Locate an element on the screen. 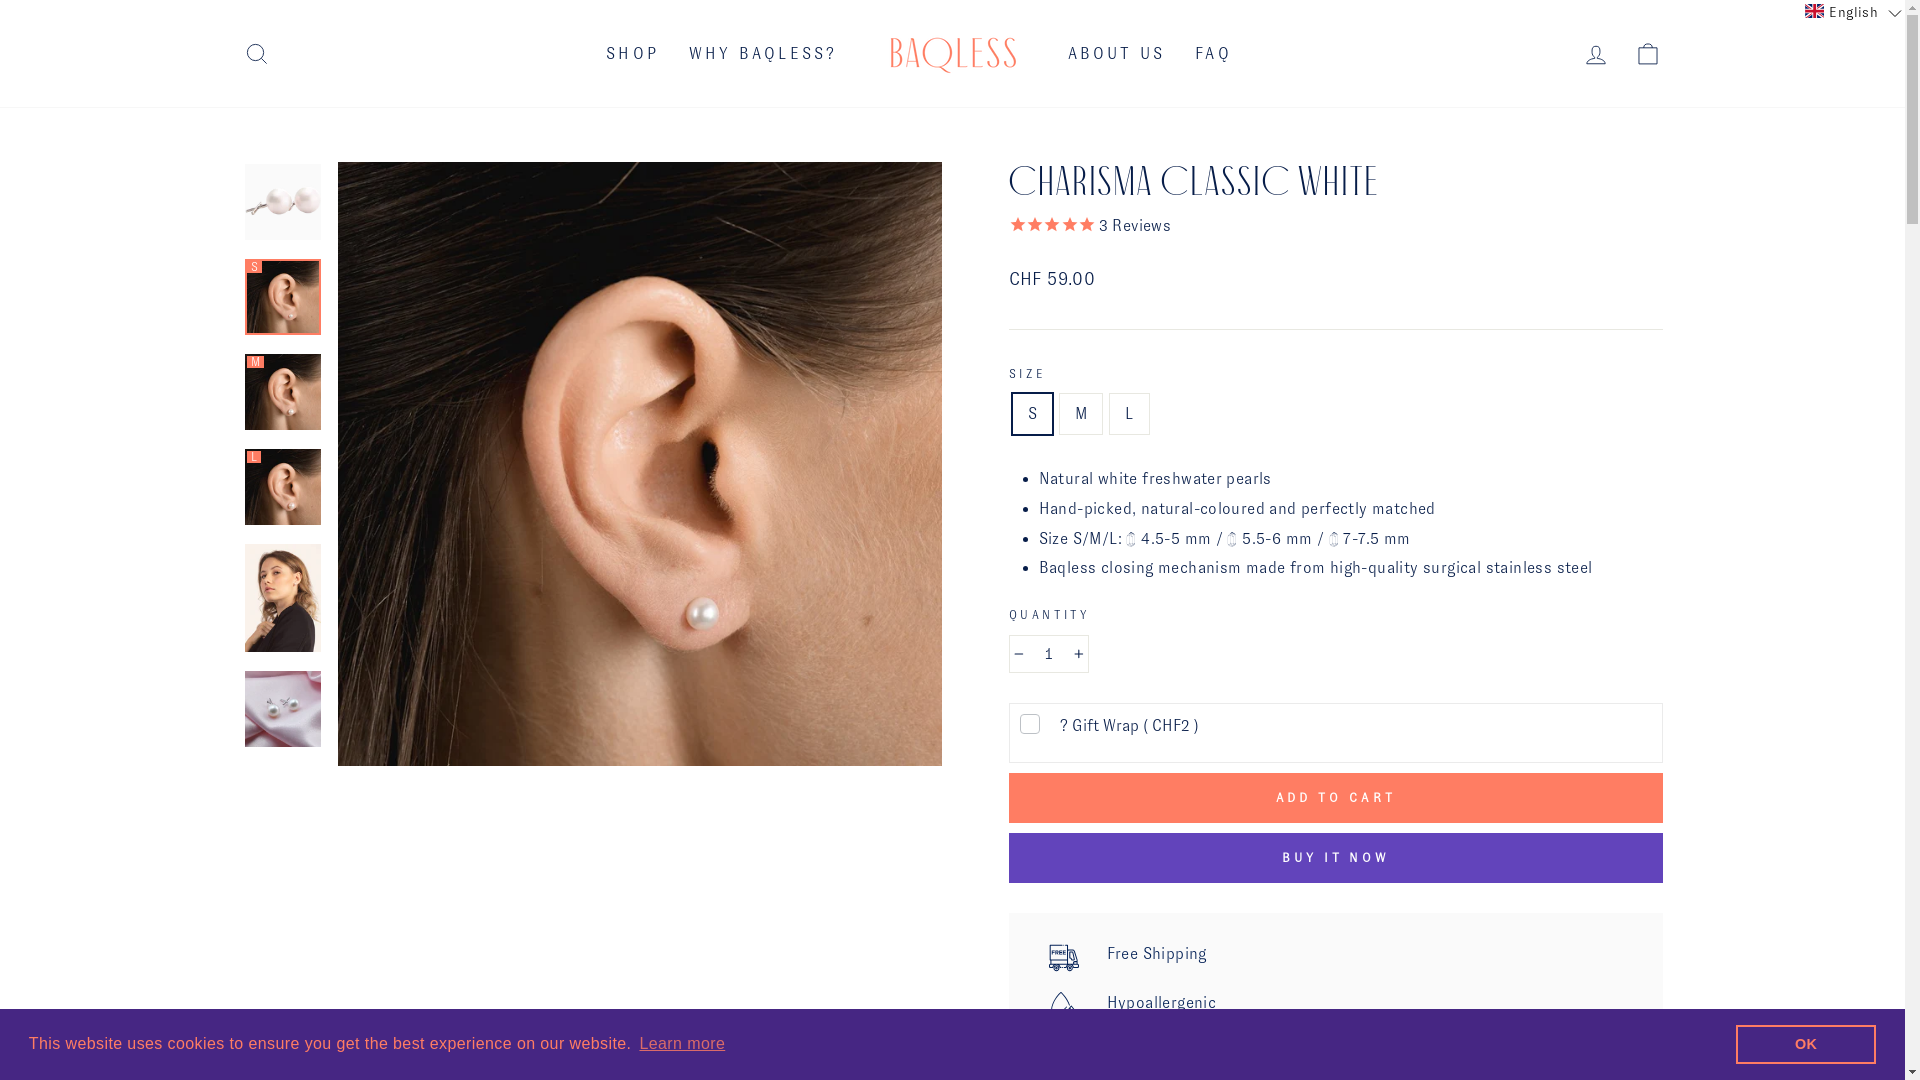 The height and width of the screenshot is (1080, 1920). 'LOG IN' is located at coordinates (1595, 52).